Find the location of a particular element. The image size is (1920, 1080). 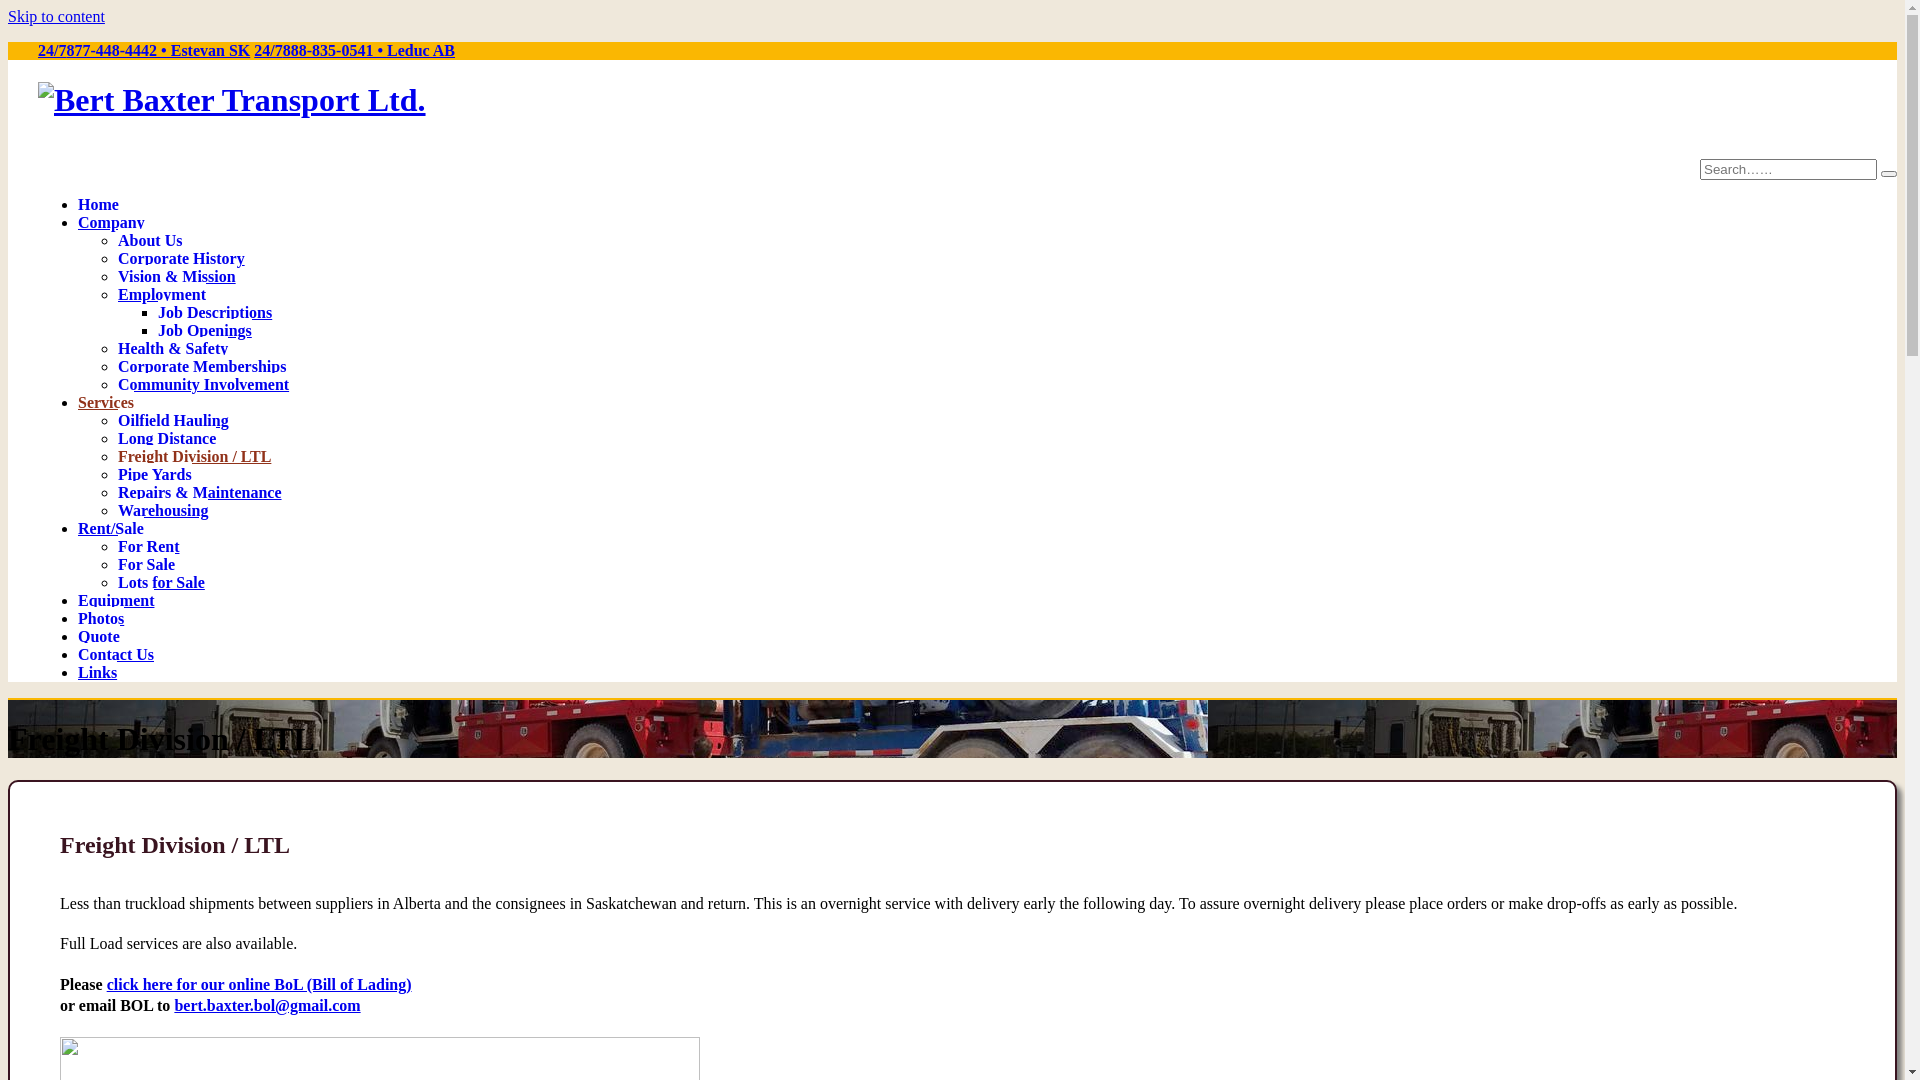

'Quote' is located at coordinates (98, 635).